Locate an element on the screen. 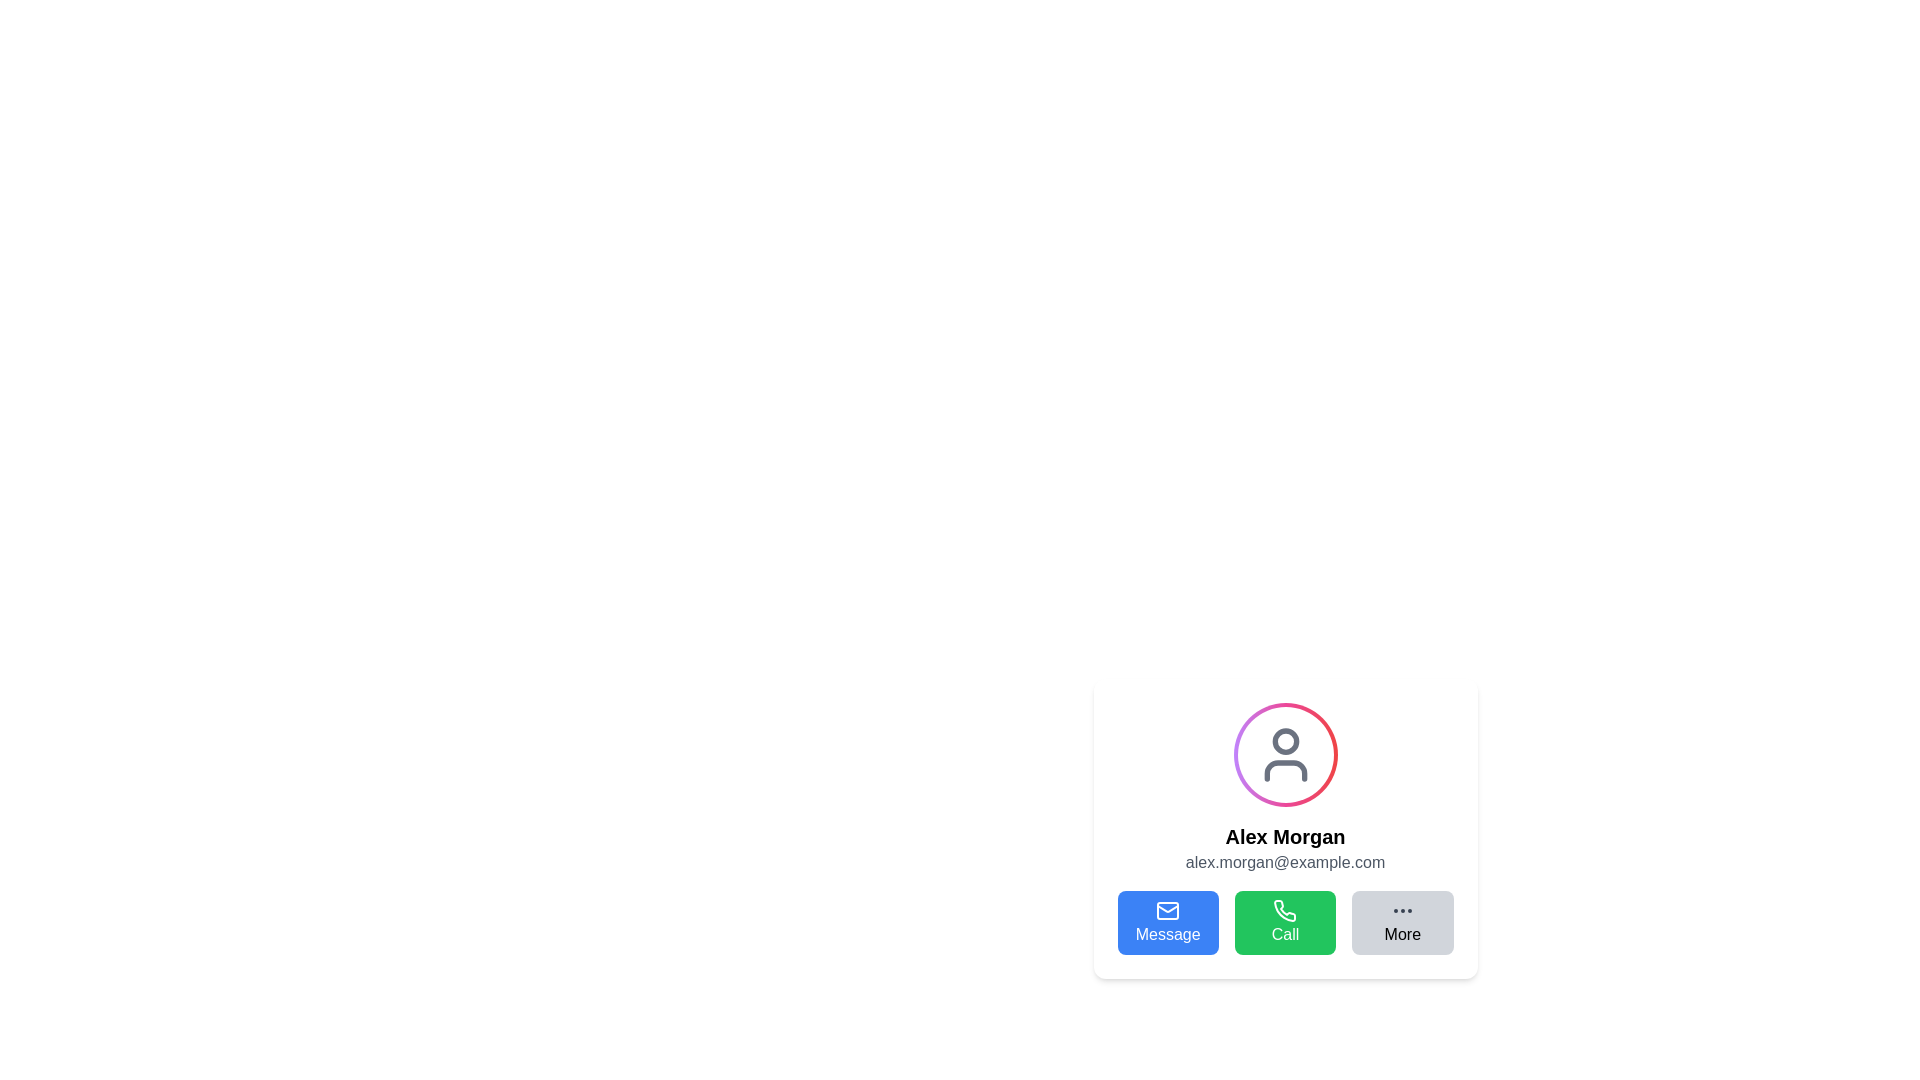 This screenshot has width=1920, height=1080. the user avatar icon located at the top of the UI card, which serves as a representation of user information is located at coordinates (1285, 755).